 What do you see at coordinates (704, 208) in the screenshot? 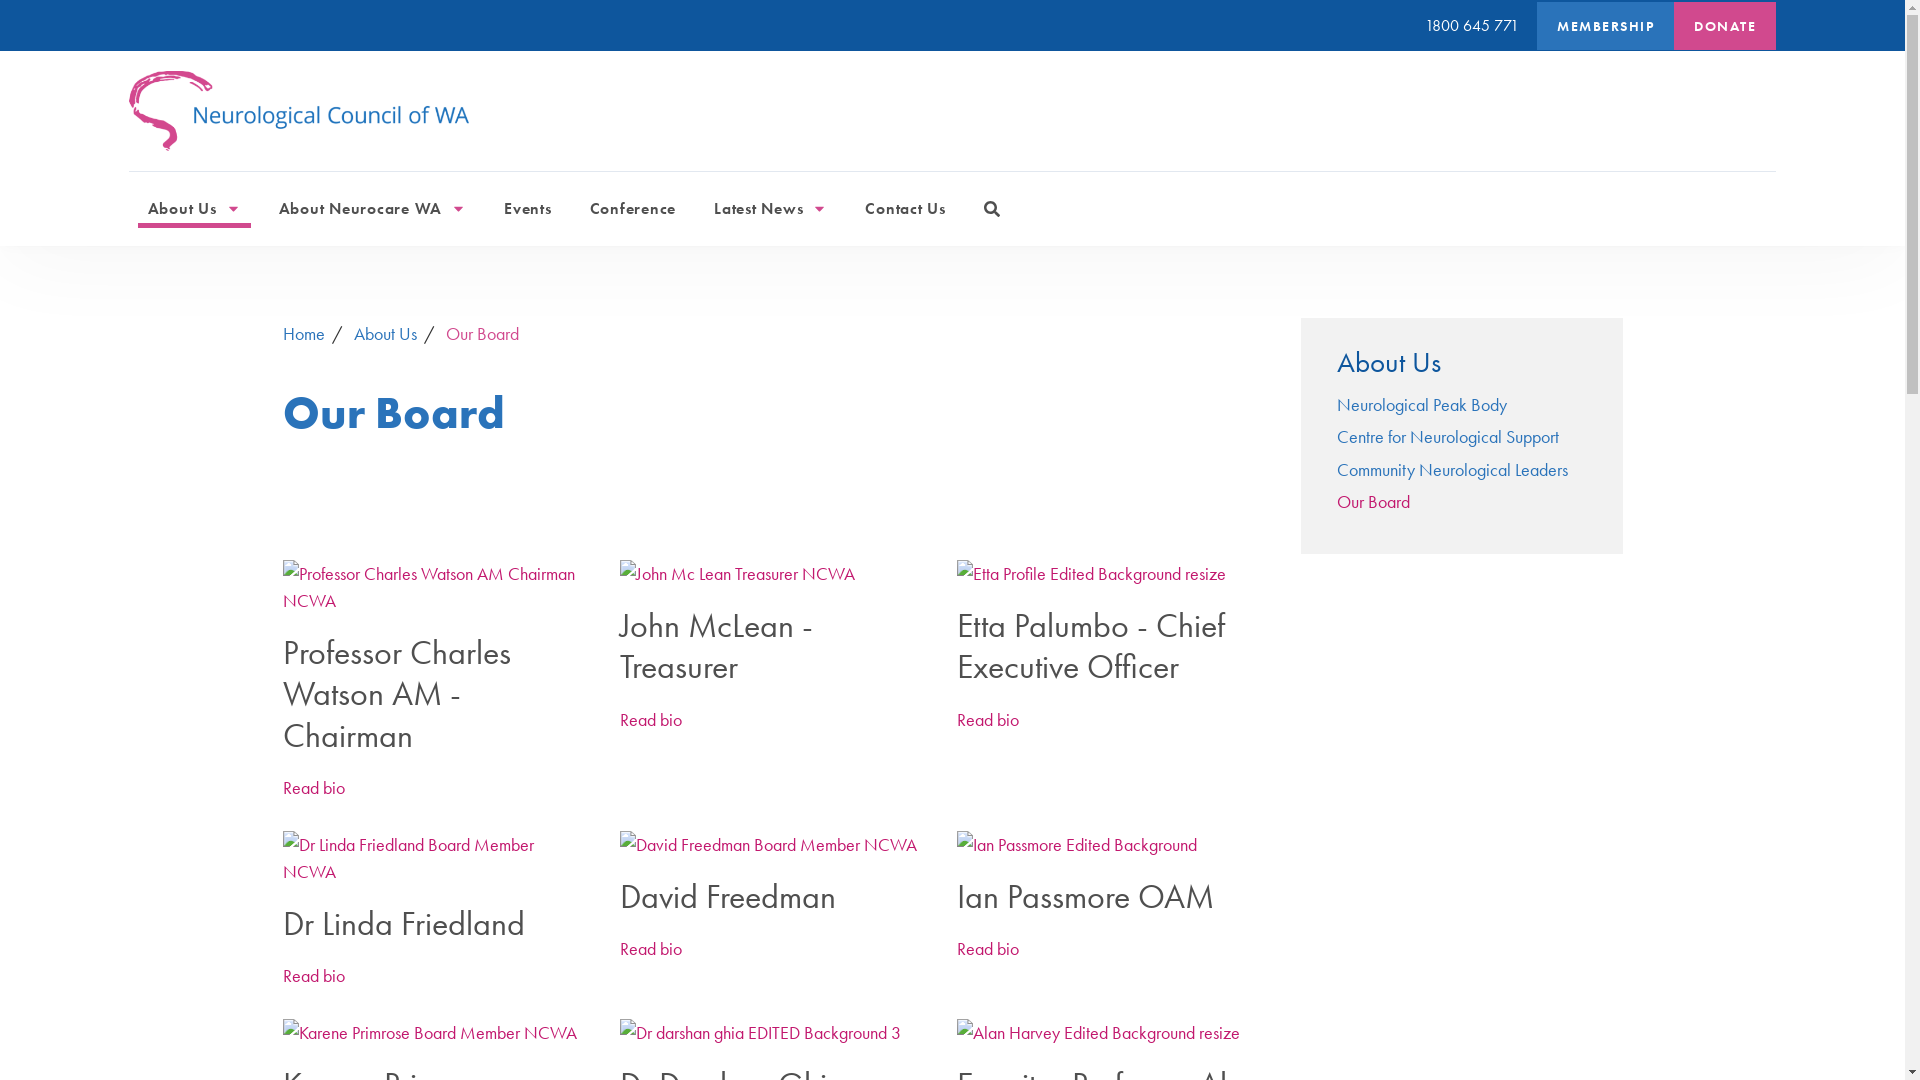
I see `'Latest News'` at bounding box center [704, 208].